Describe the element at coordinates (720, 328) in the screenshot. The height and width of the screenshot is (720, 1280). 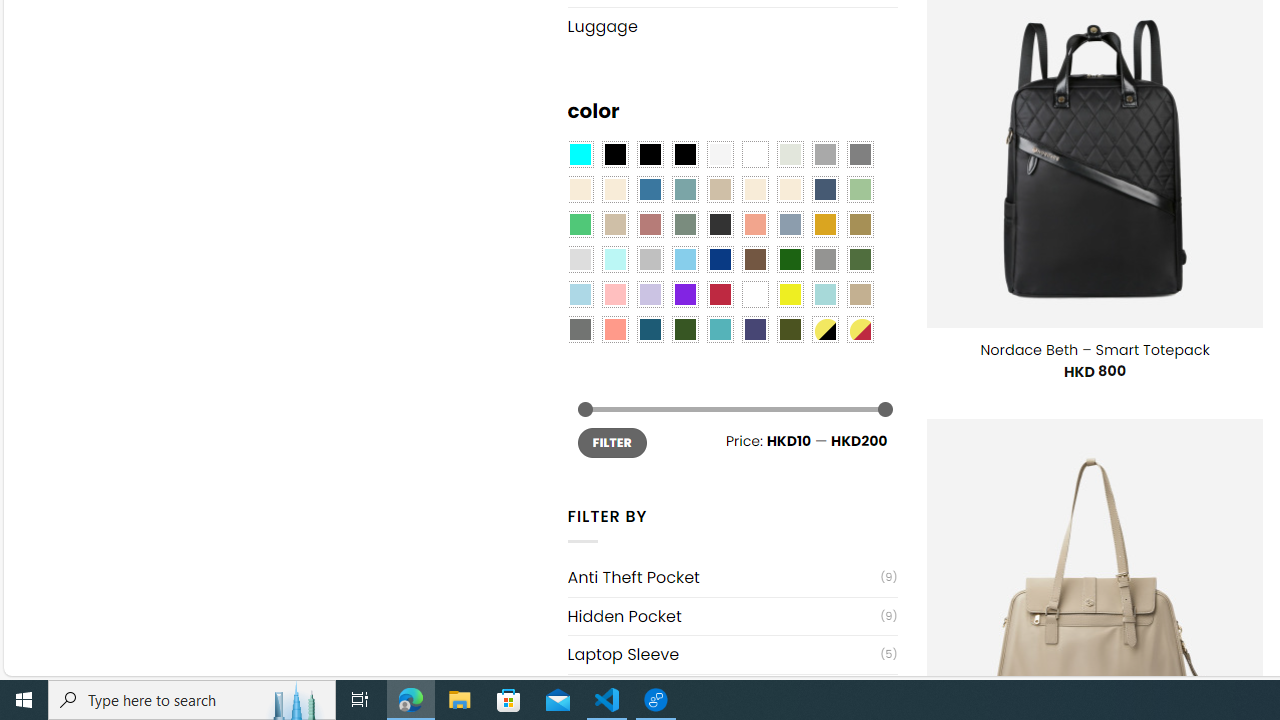
I see `'Teal'` at that location.